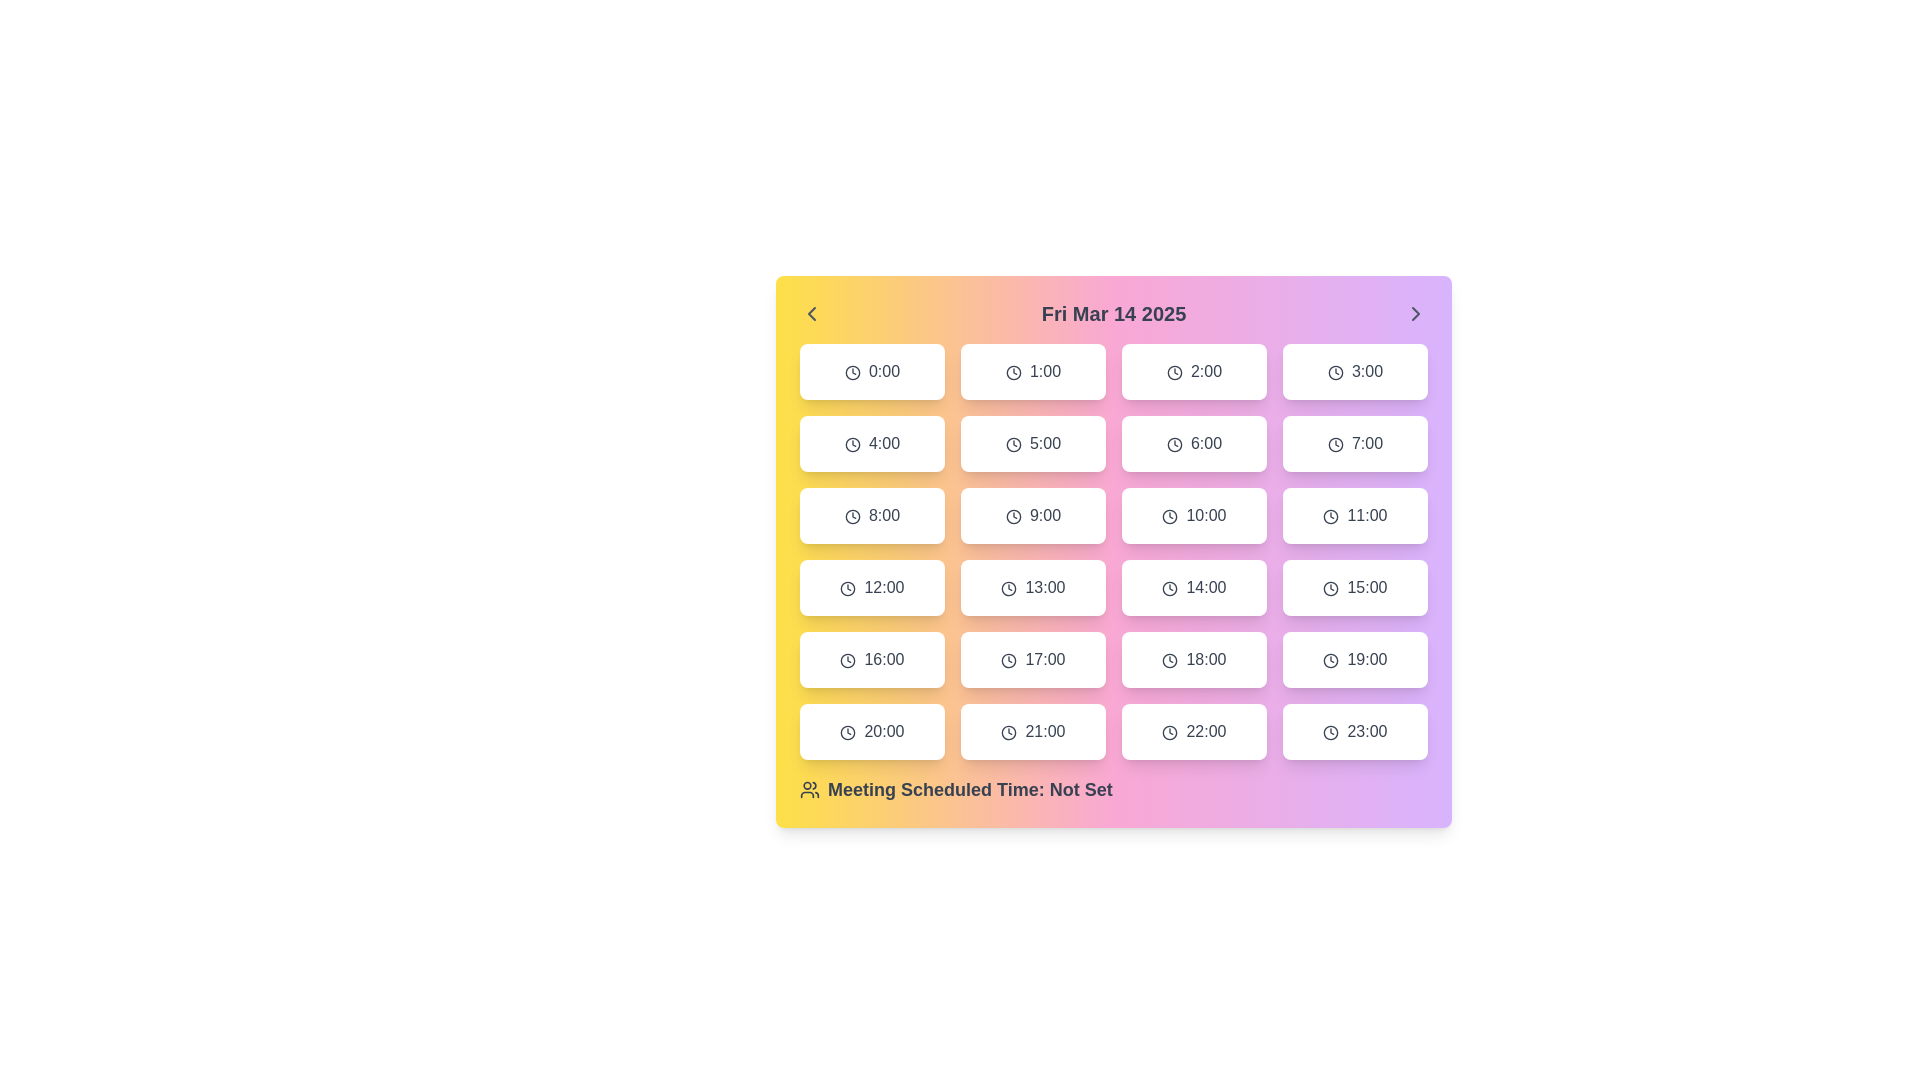  What do you see at coordinates (1009, 732) in the screenshot?
I see `the circular base of the clock icon located next to the '21:00' time entry` at bounding box center [1009, 732].